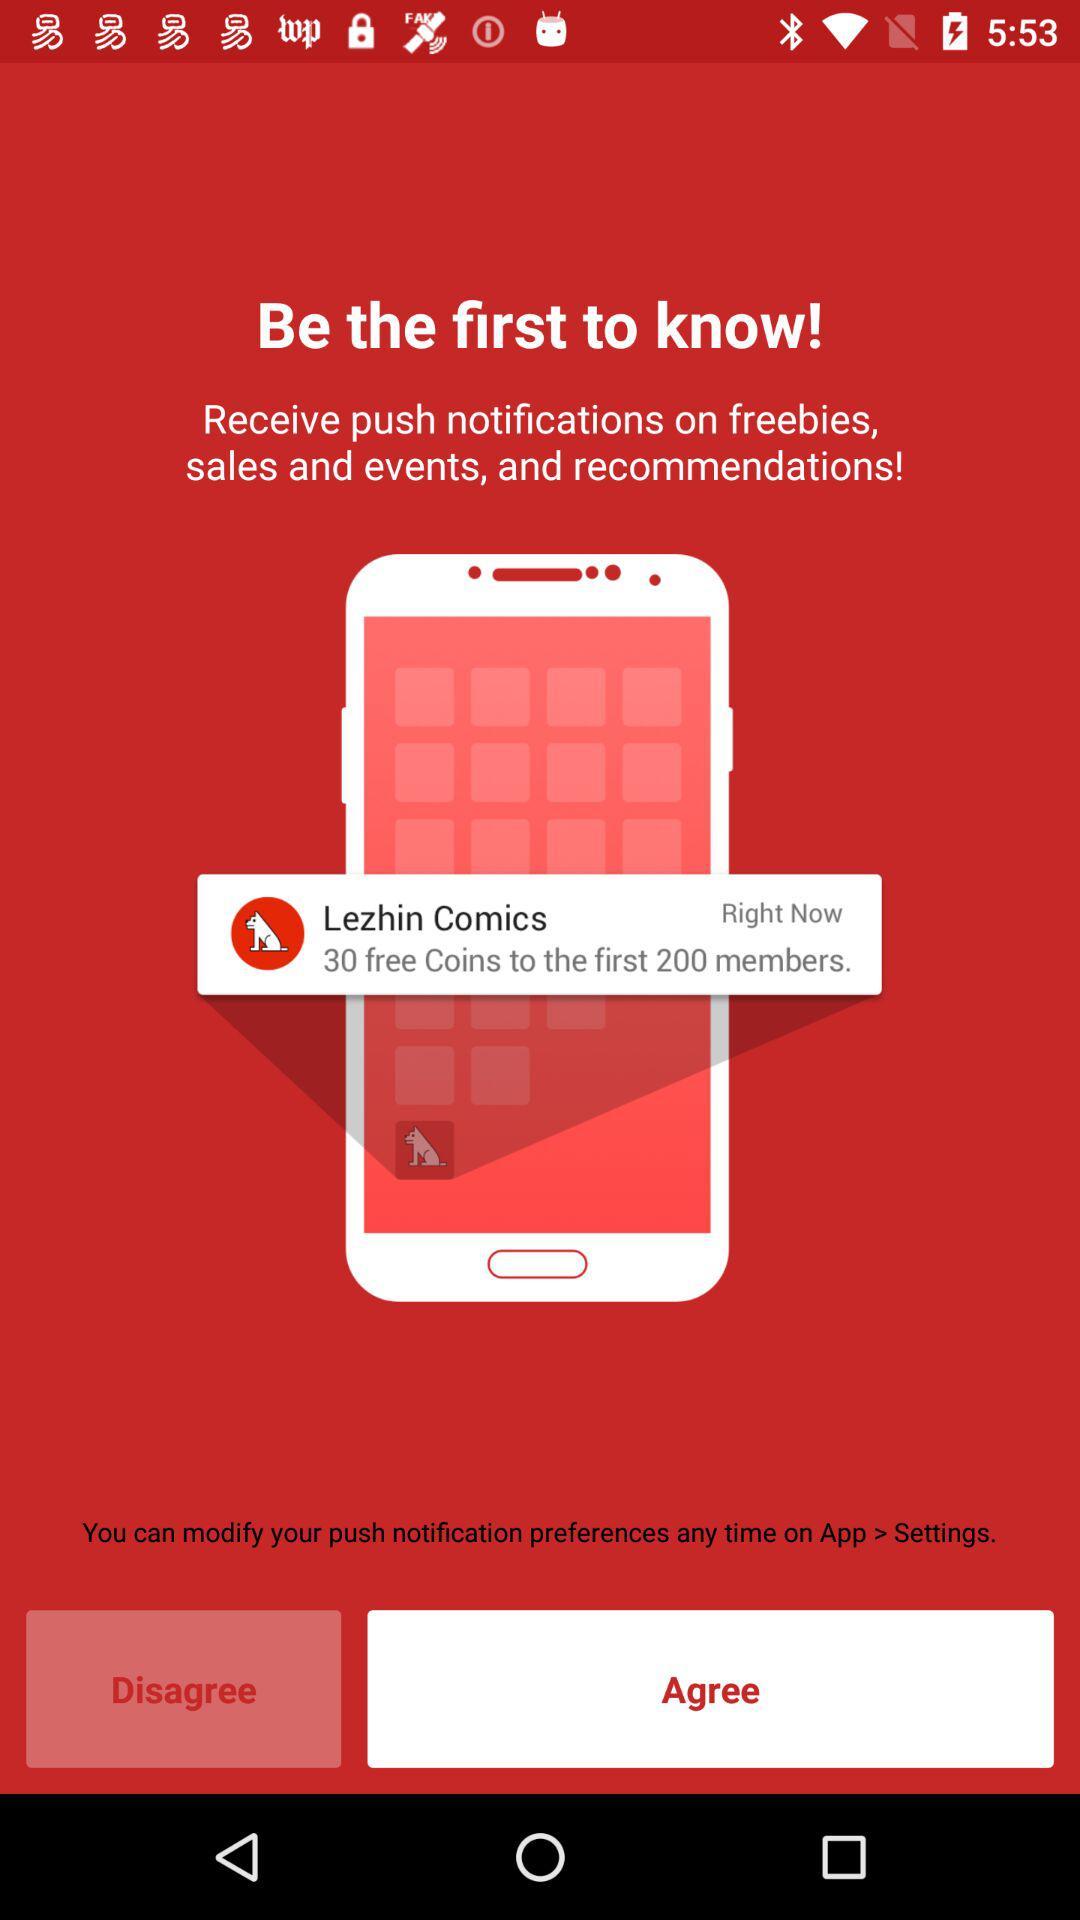  Describe the element at coordinates (183, 1688) in the screenshot. I see `disagree` at that location.